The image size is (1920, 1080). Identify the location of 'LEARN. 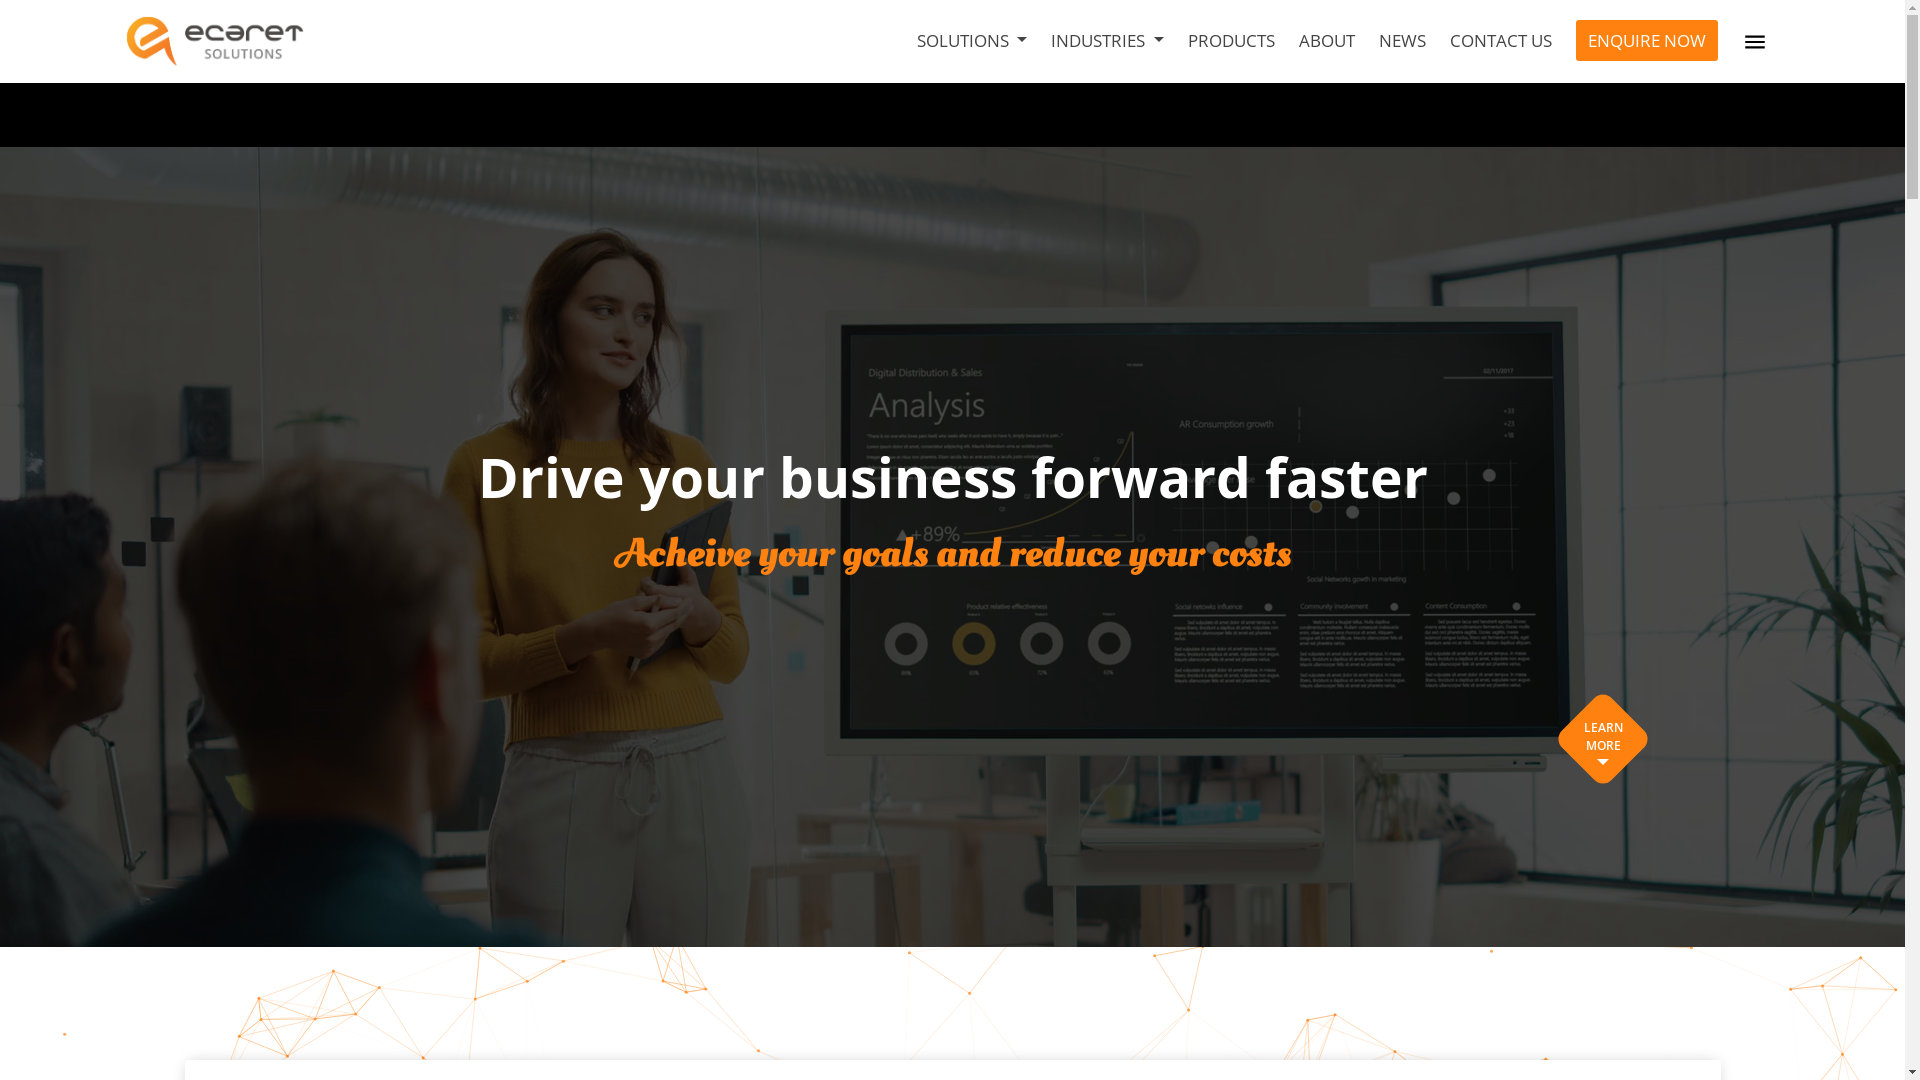
(1603, 739).